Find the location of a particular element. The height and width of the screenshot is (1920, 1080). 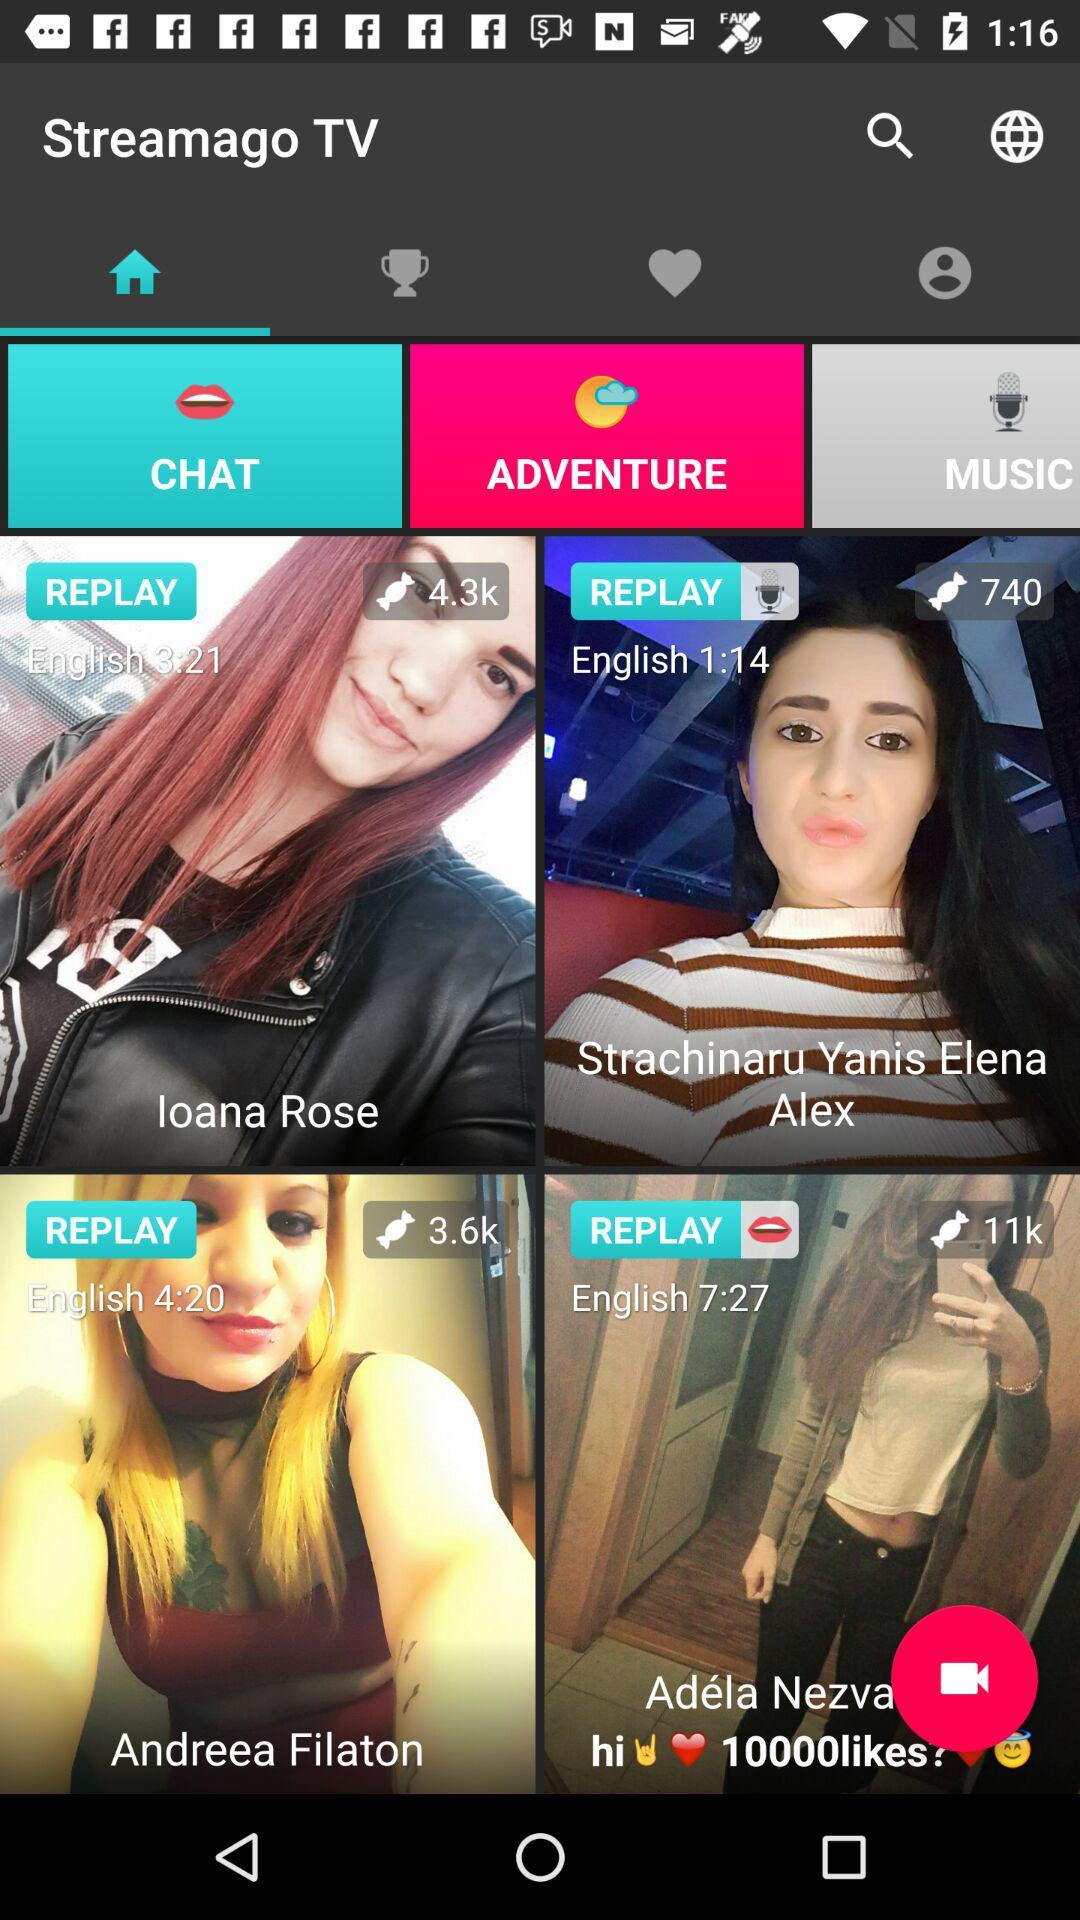

video record button is located at coordinates (963, 1678).